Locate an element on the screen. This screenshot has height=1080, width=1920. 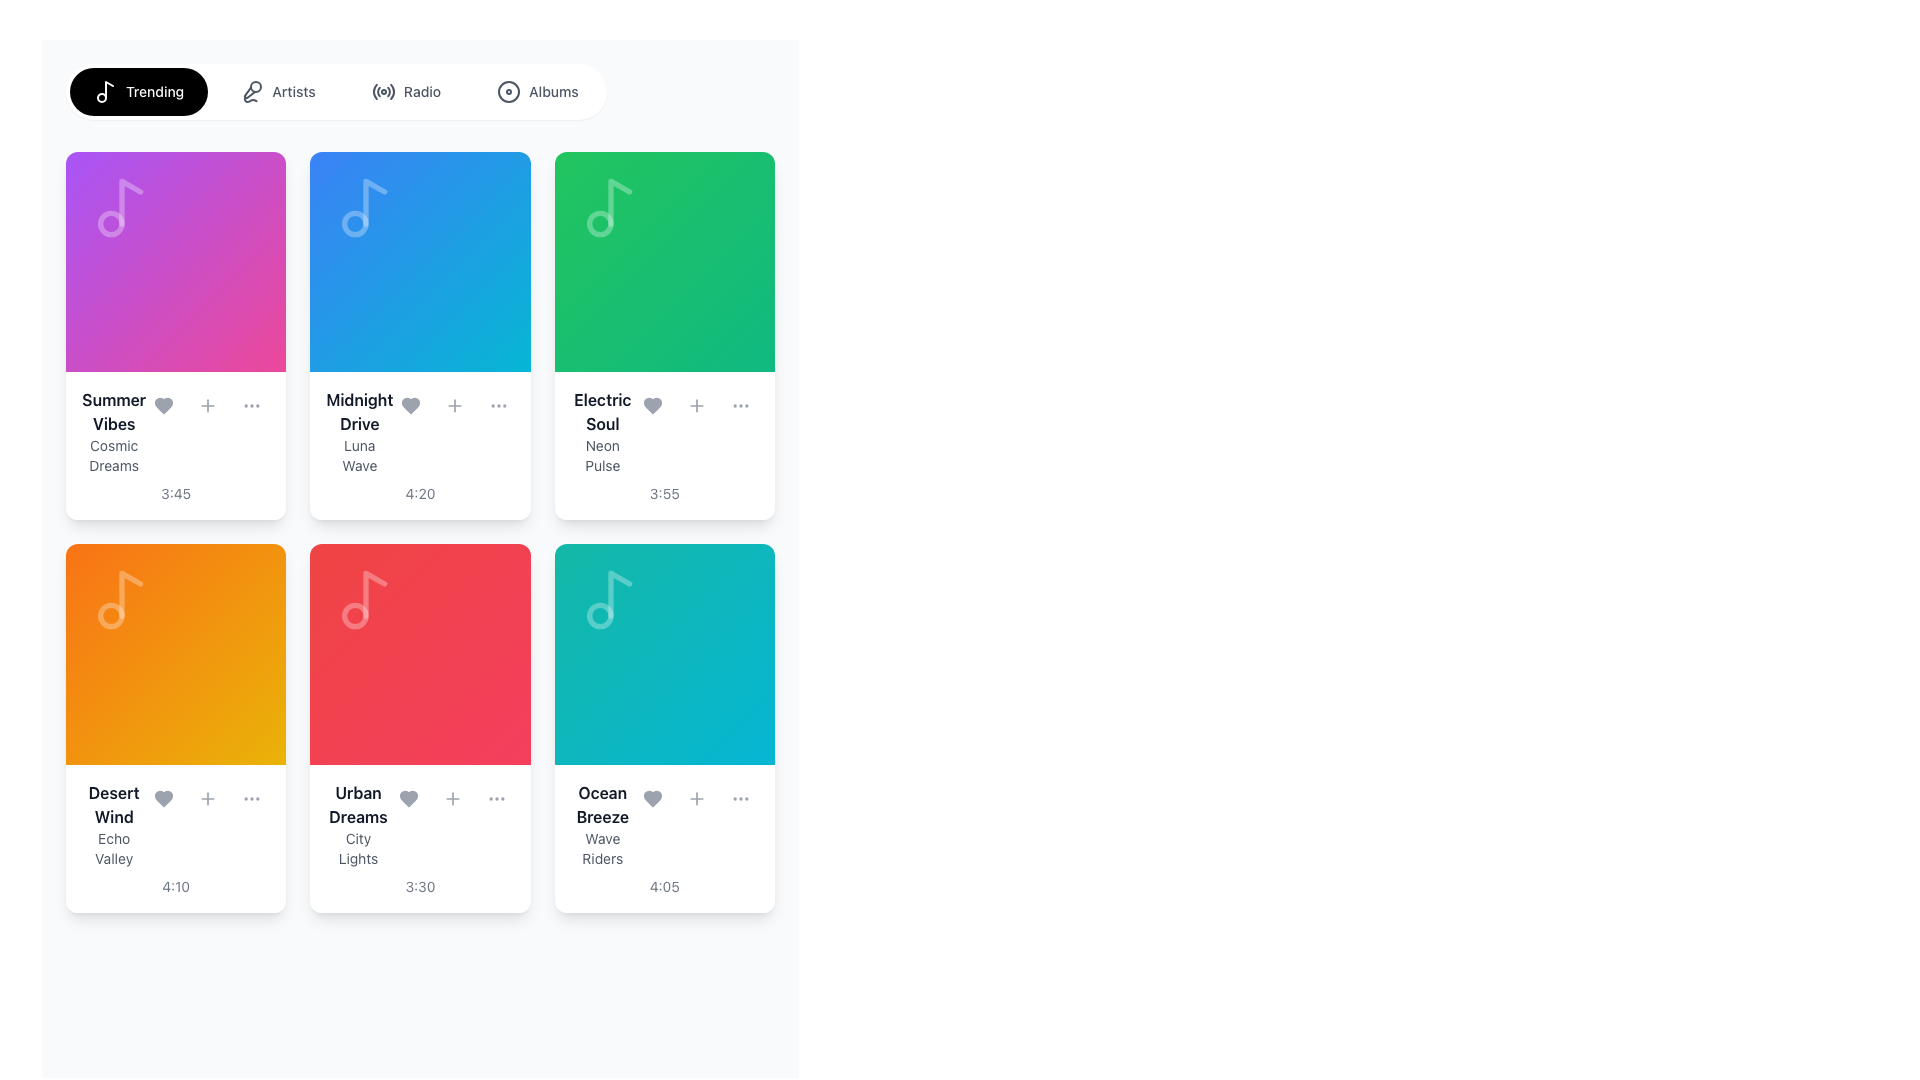
the content of the card associated with the text label located below the icon and title in the second card of the second row in the grid layout is located at coordinates (358, 824).